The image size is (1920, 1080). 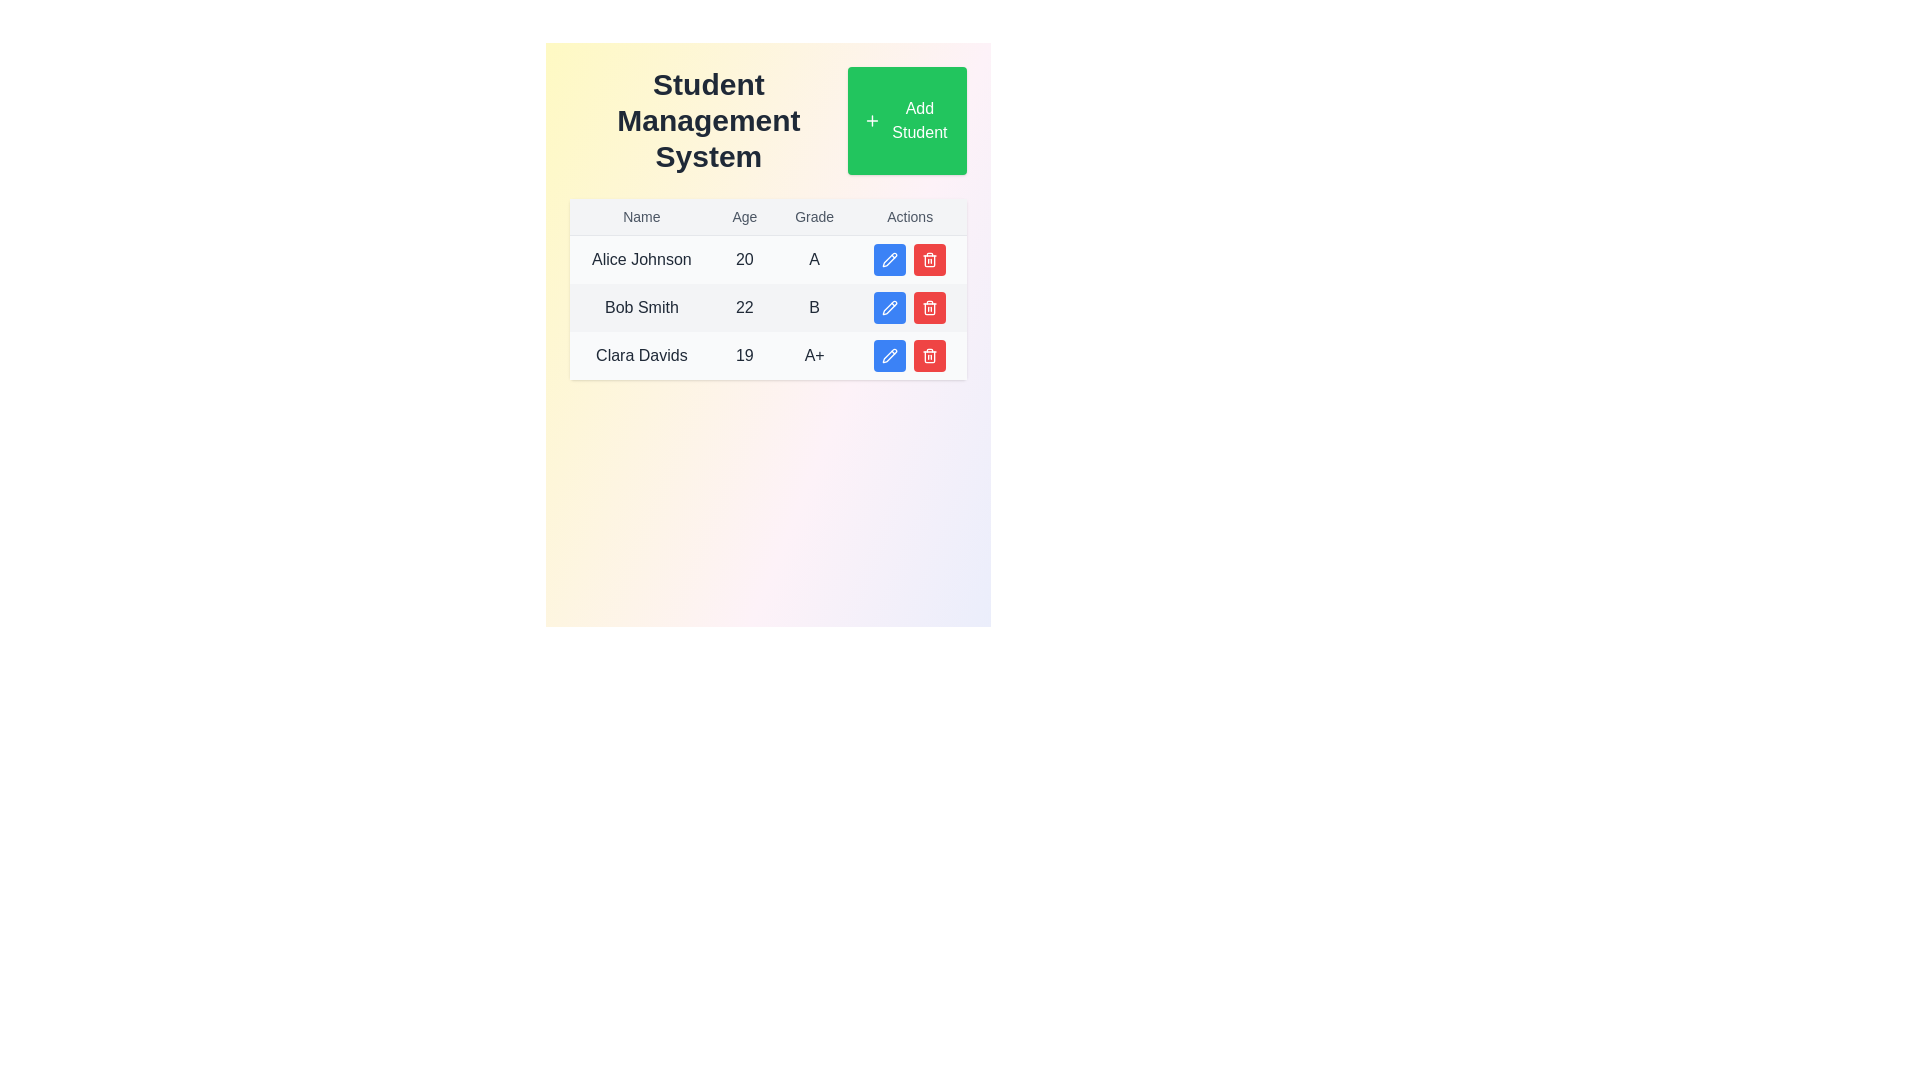 What do you see at coordinates (889, 308) in the screenshot?
I see `the edit icon in the second row of the actions column in the student management table, located between the 'B' grade and the trash icon` at bounding box center [889, 308].